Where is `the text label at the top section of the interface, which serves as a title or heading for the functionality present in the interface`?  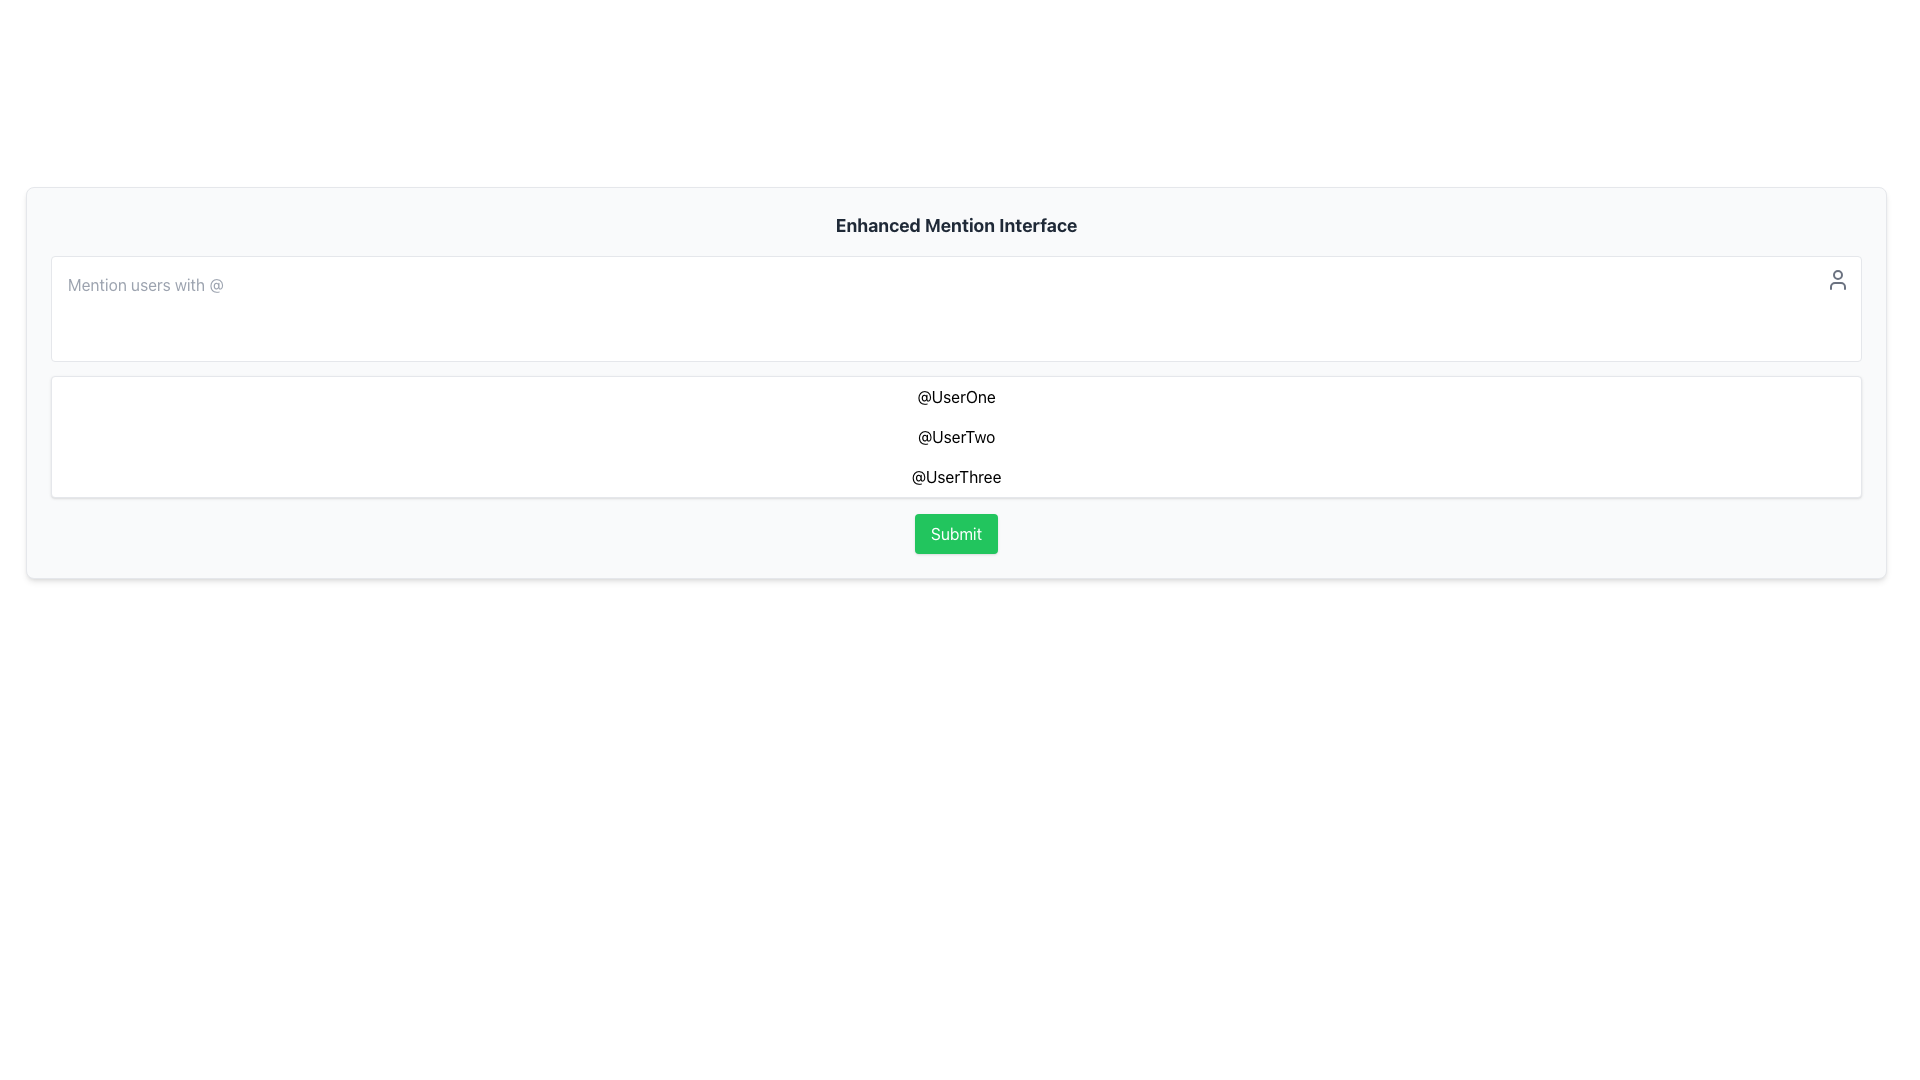 the text label at the top section of the interface, which serves as a title or heading for the functionality present in the interface is located at coordinates (955, 225).